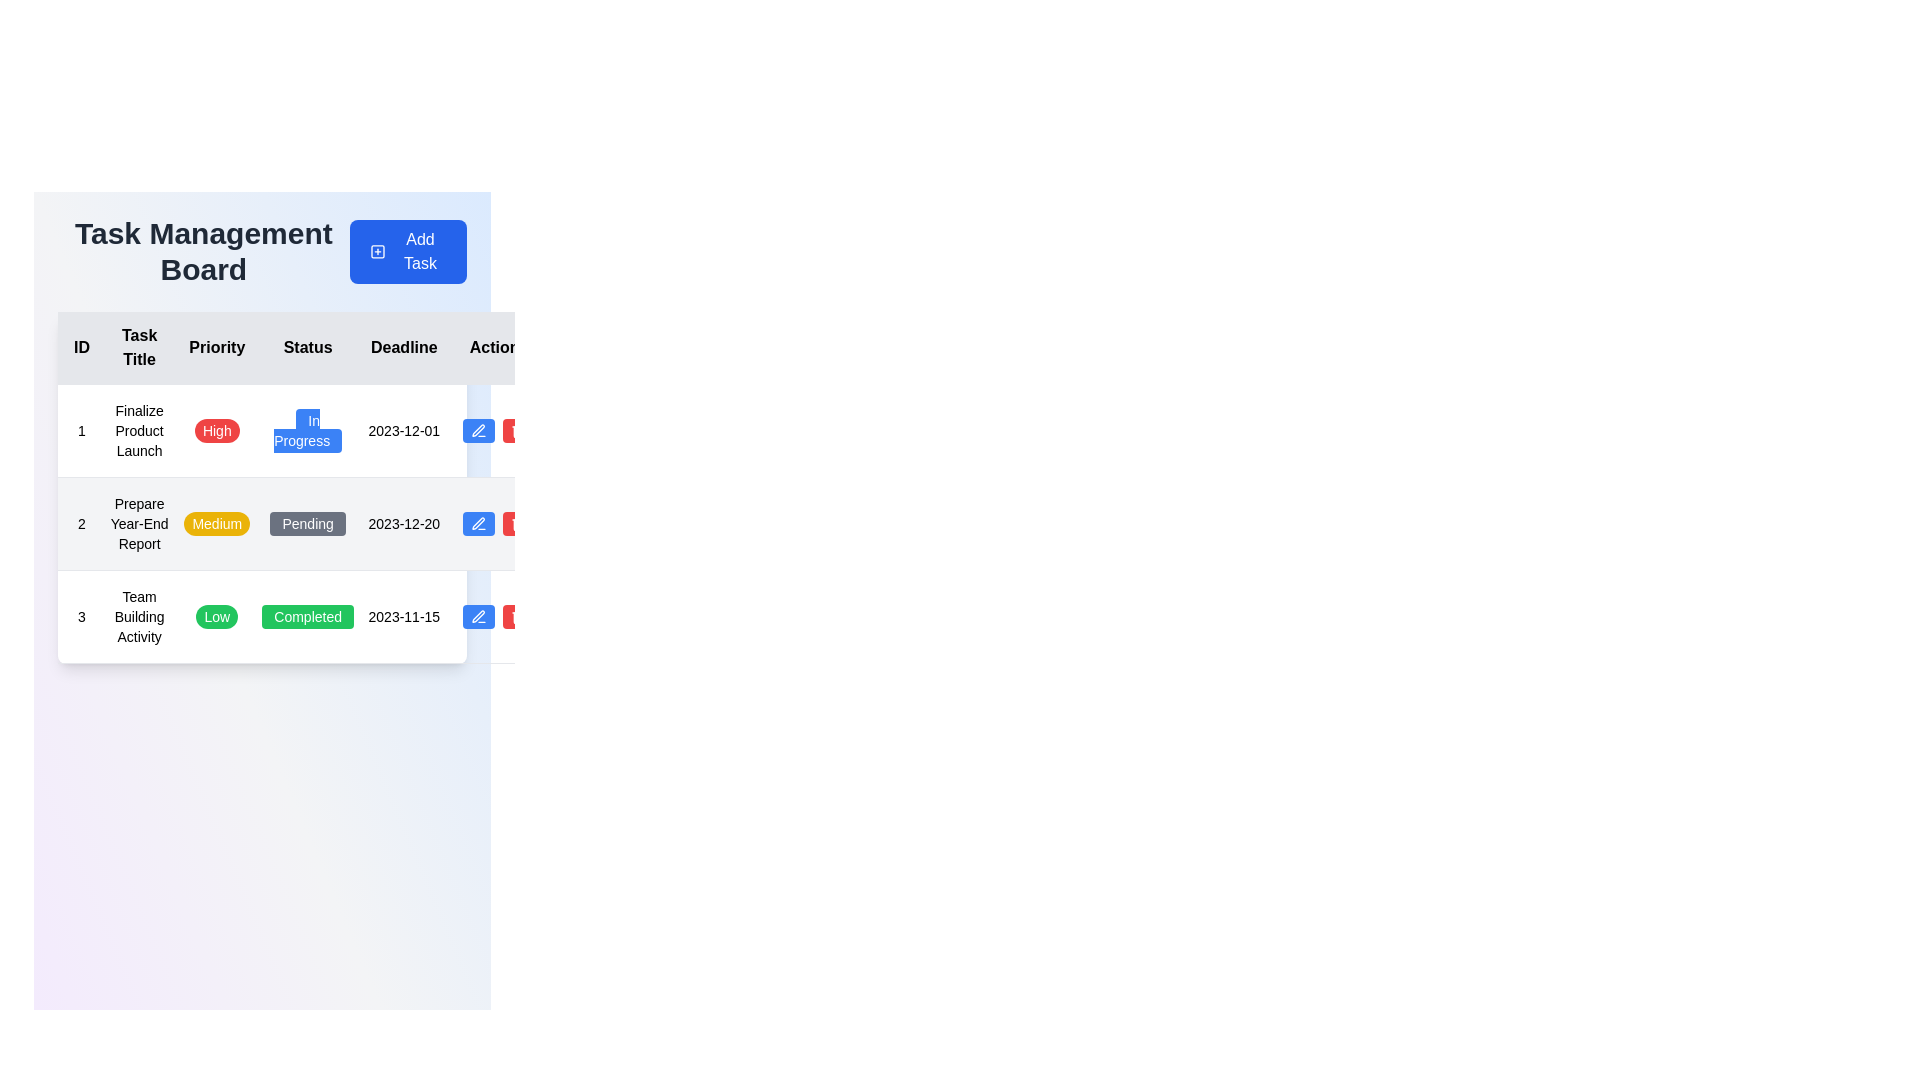 Image resolution: width=1920 pixels, height=1080 pixels. Describe the element at coordinates (477, 429) in the screenshot. I see `the 'Edit' icon located in the second row of the task list within the 'Action' column` at that location.